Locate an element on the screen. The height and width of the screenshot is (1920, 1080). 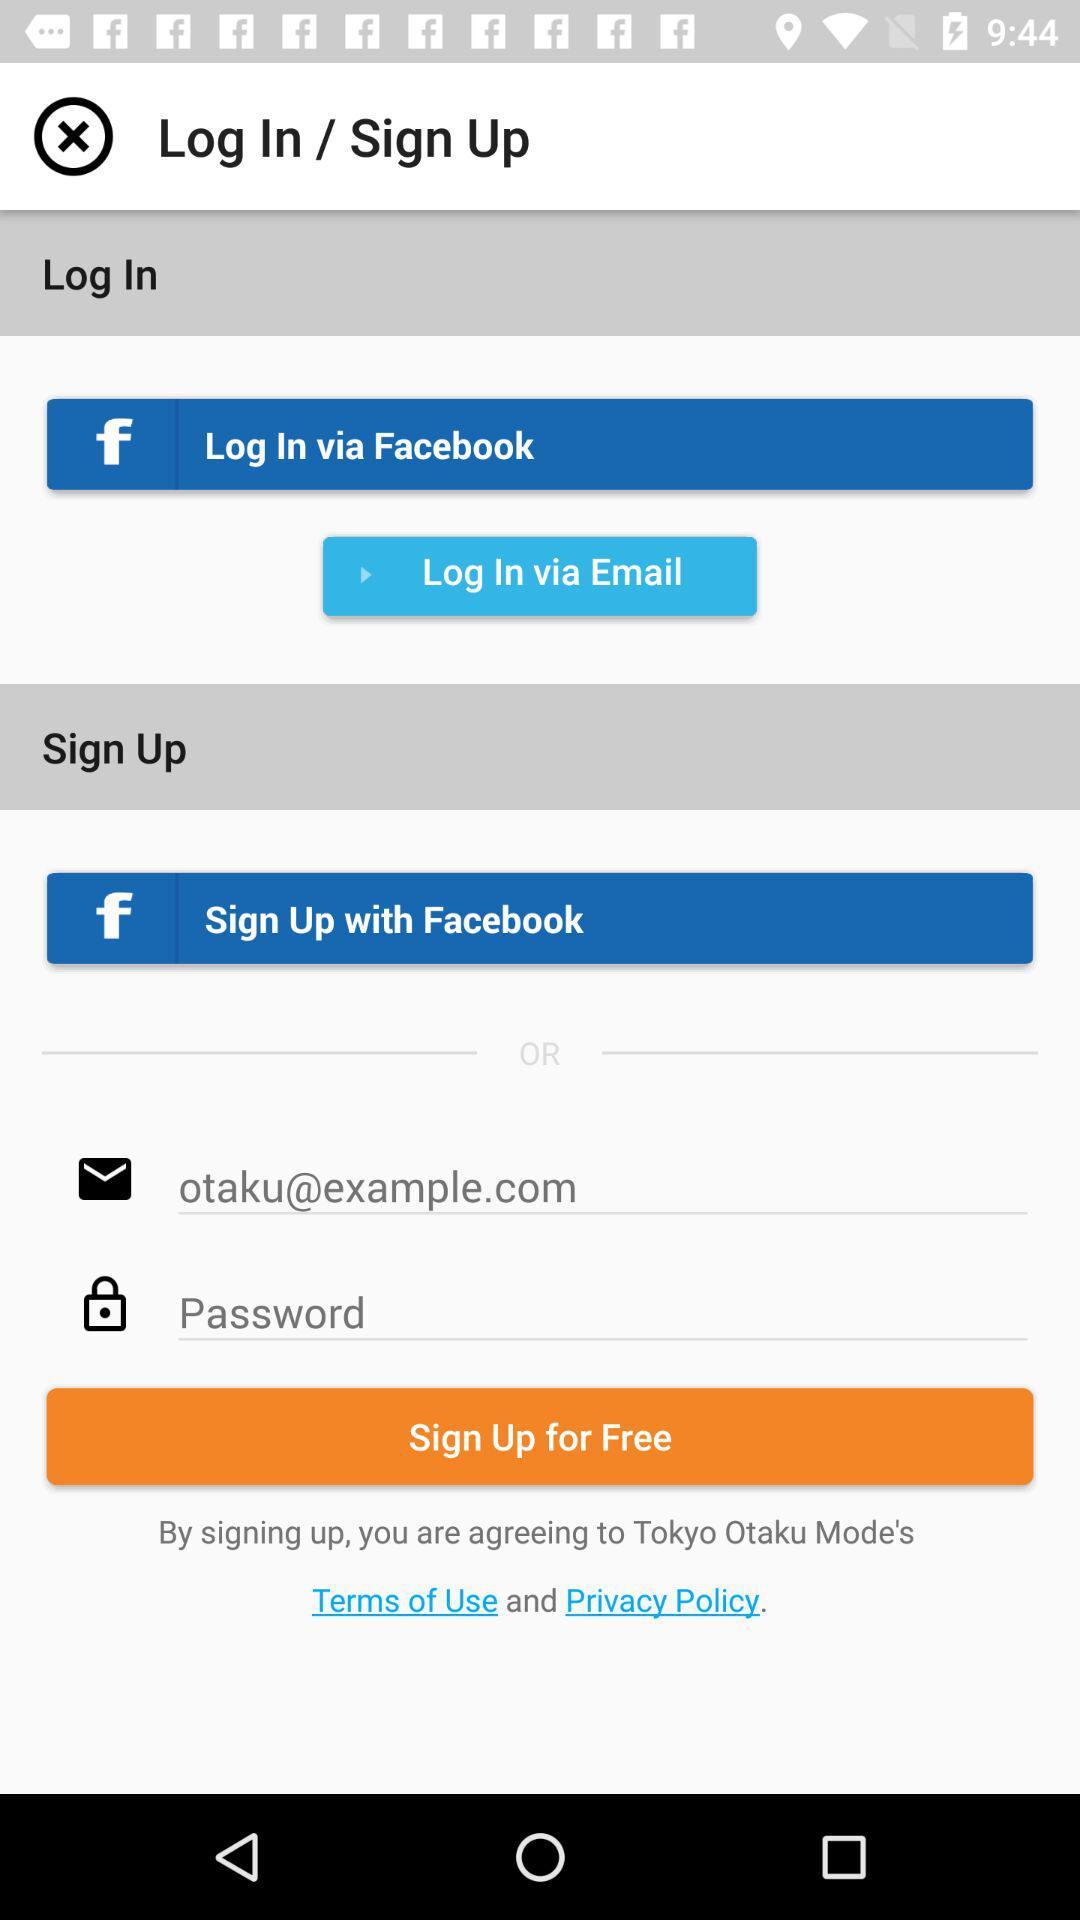
log in is located at coordinates (72, 135).